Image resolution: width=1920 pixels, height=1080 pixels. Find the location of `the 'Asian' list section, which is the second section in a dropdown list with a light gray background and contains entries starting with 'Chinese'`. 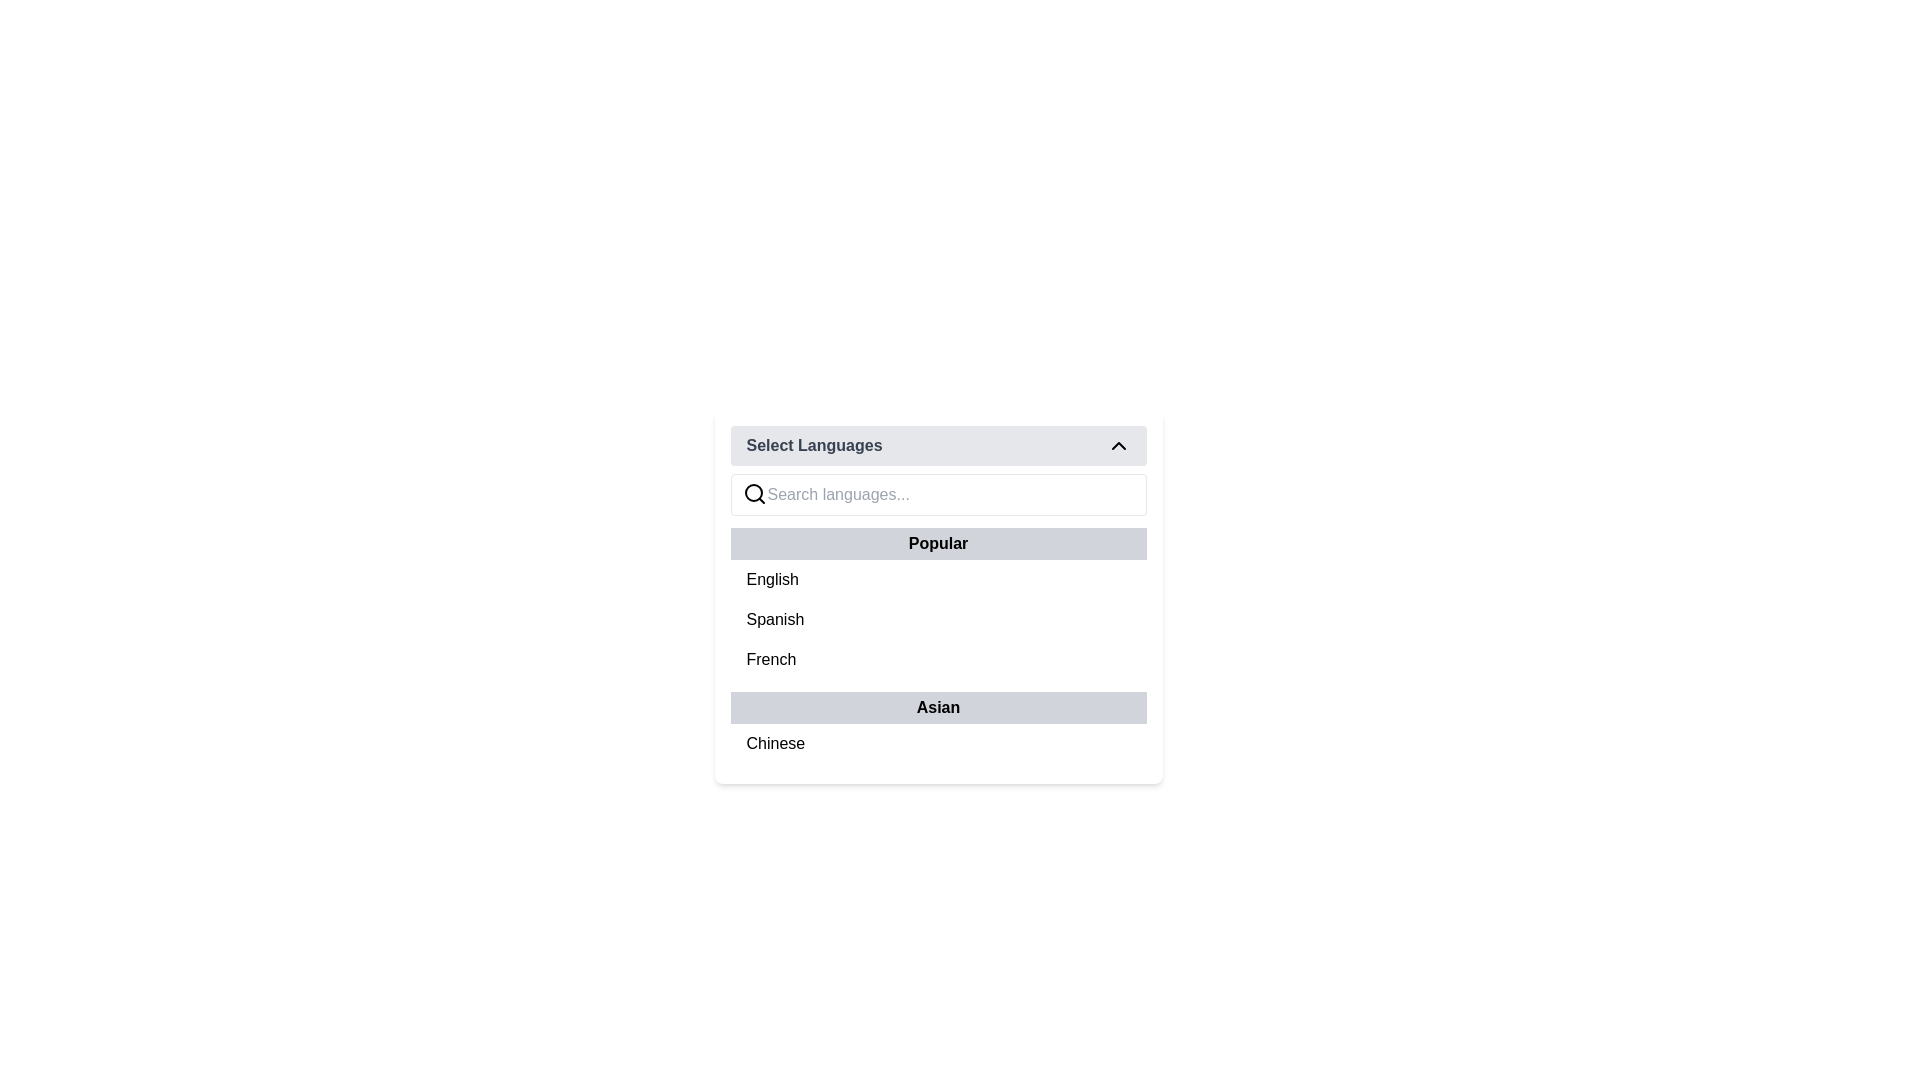

the 'Asian' list section, which is the second section in a dropdown list with a light gray background and contains entries starting with 'Chinese' is located at coordinates (937, 766).